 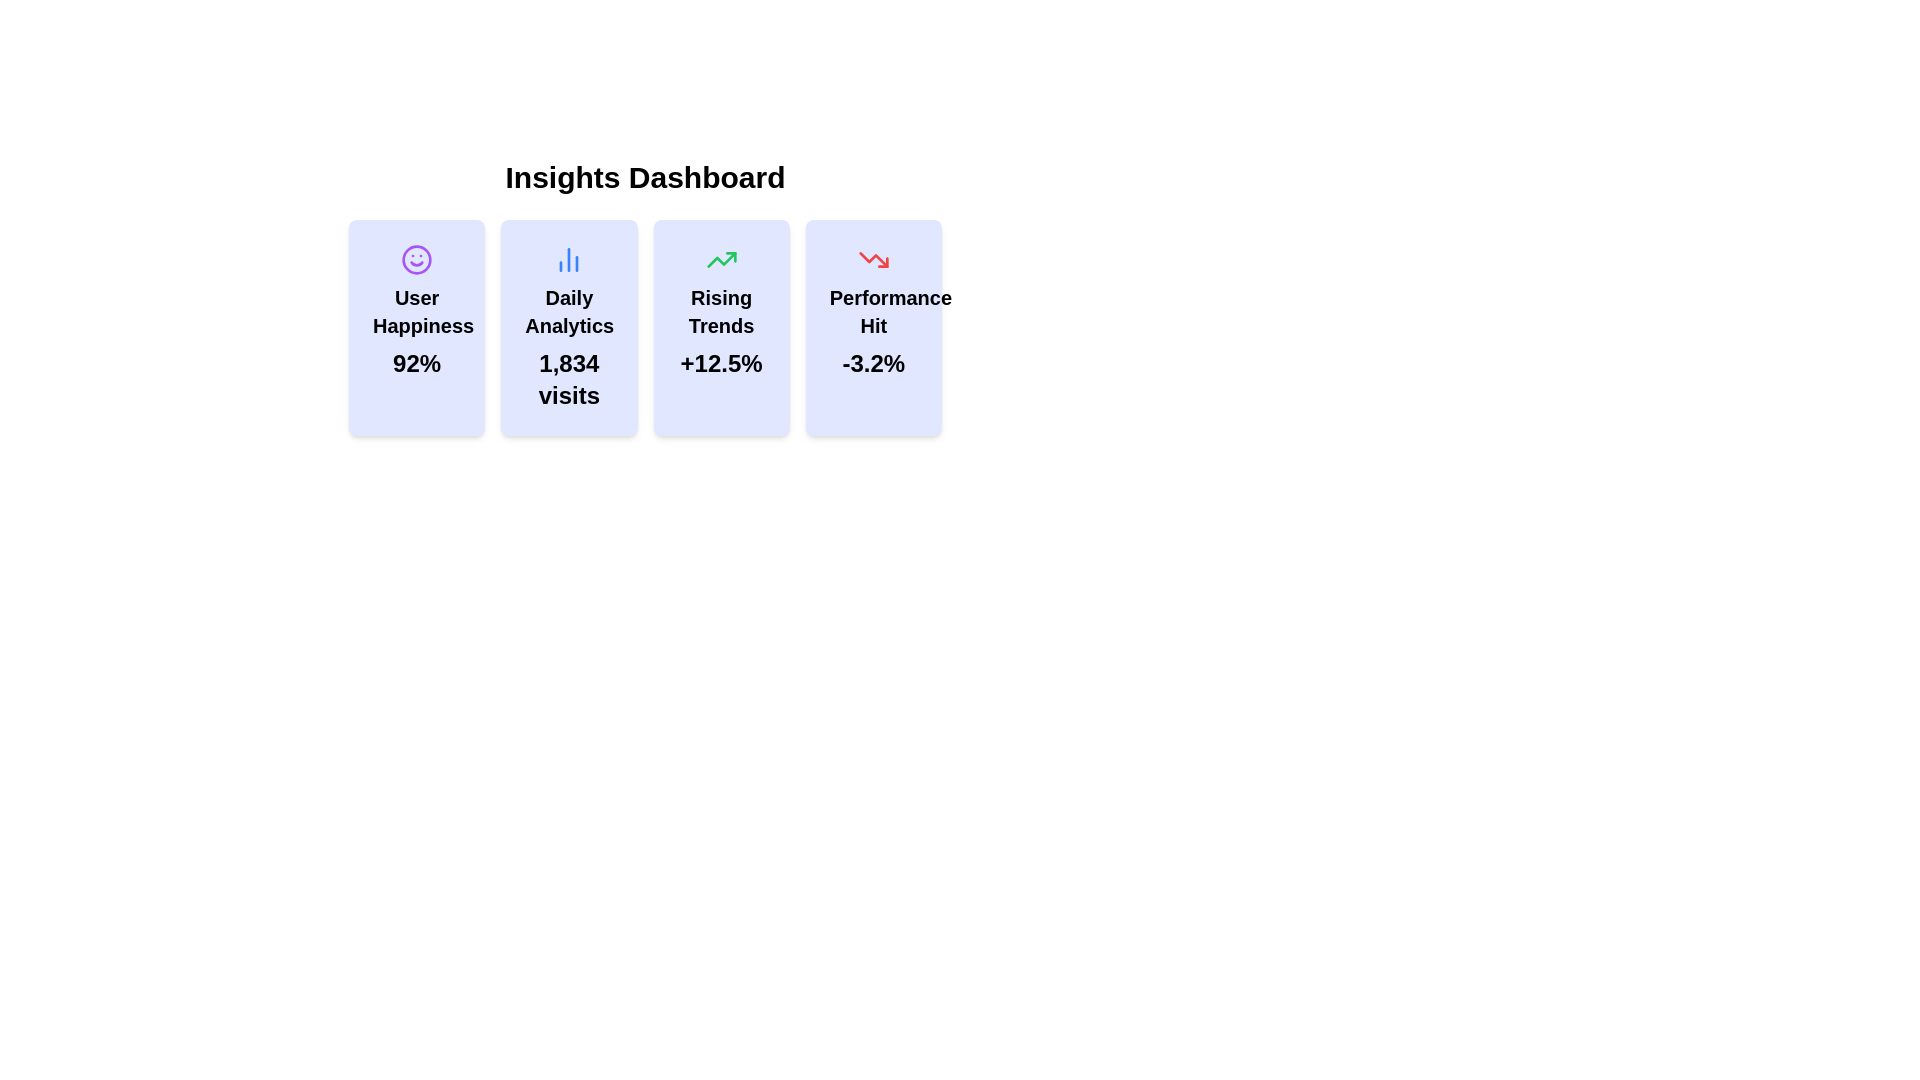 I want to click on value displayed in the text label showing '92%' within the 'User Happiness' card component, so click(x=416, y=363).